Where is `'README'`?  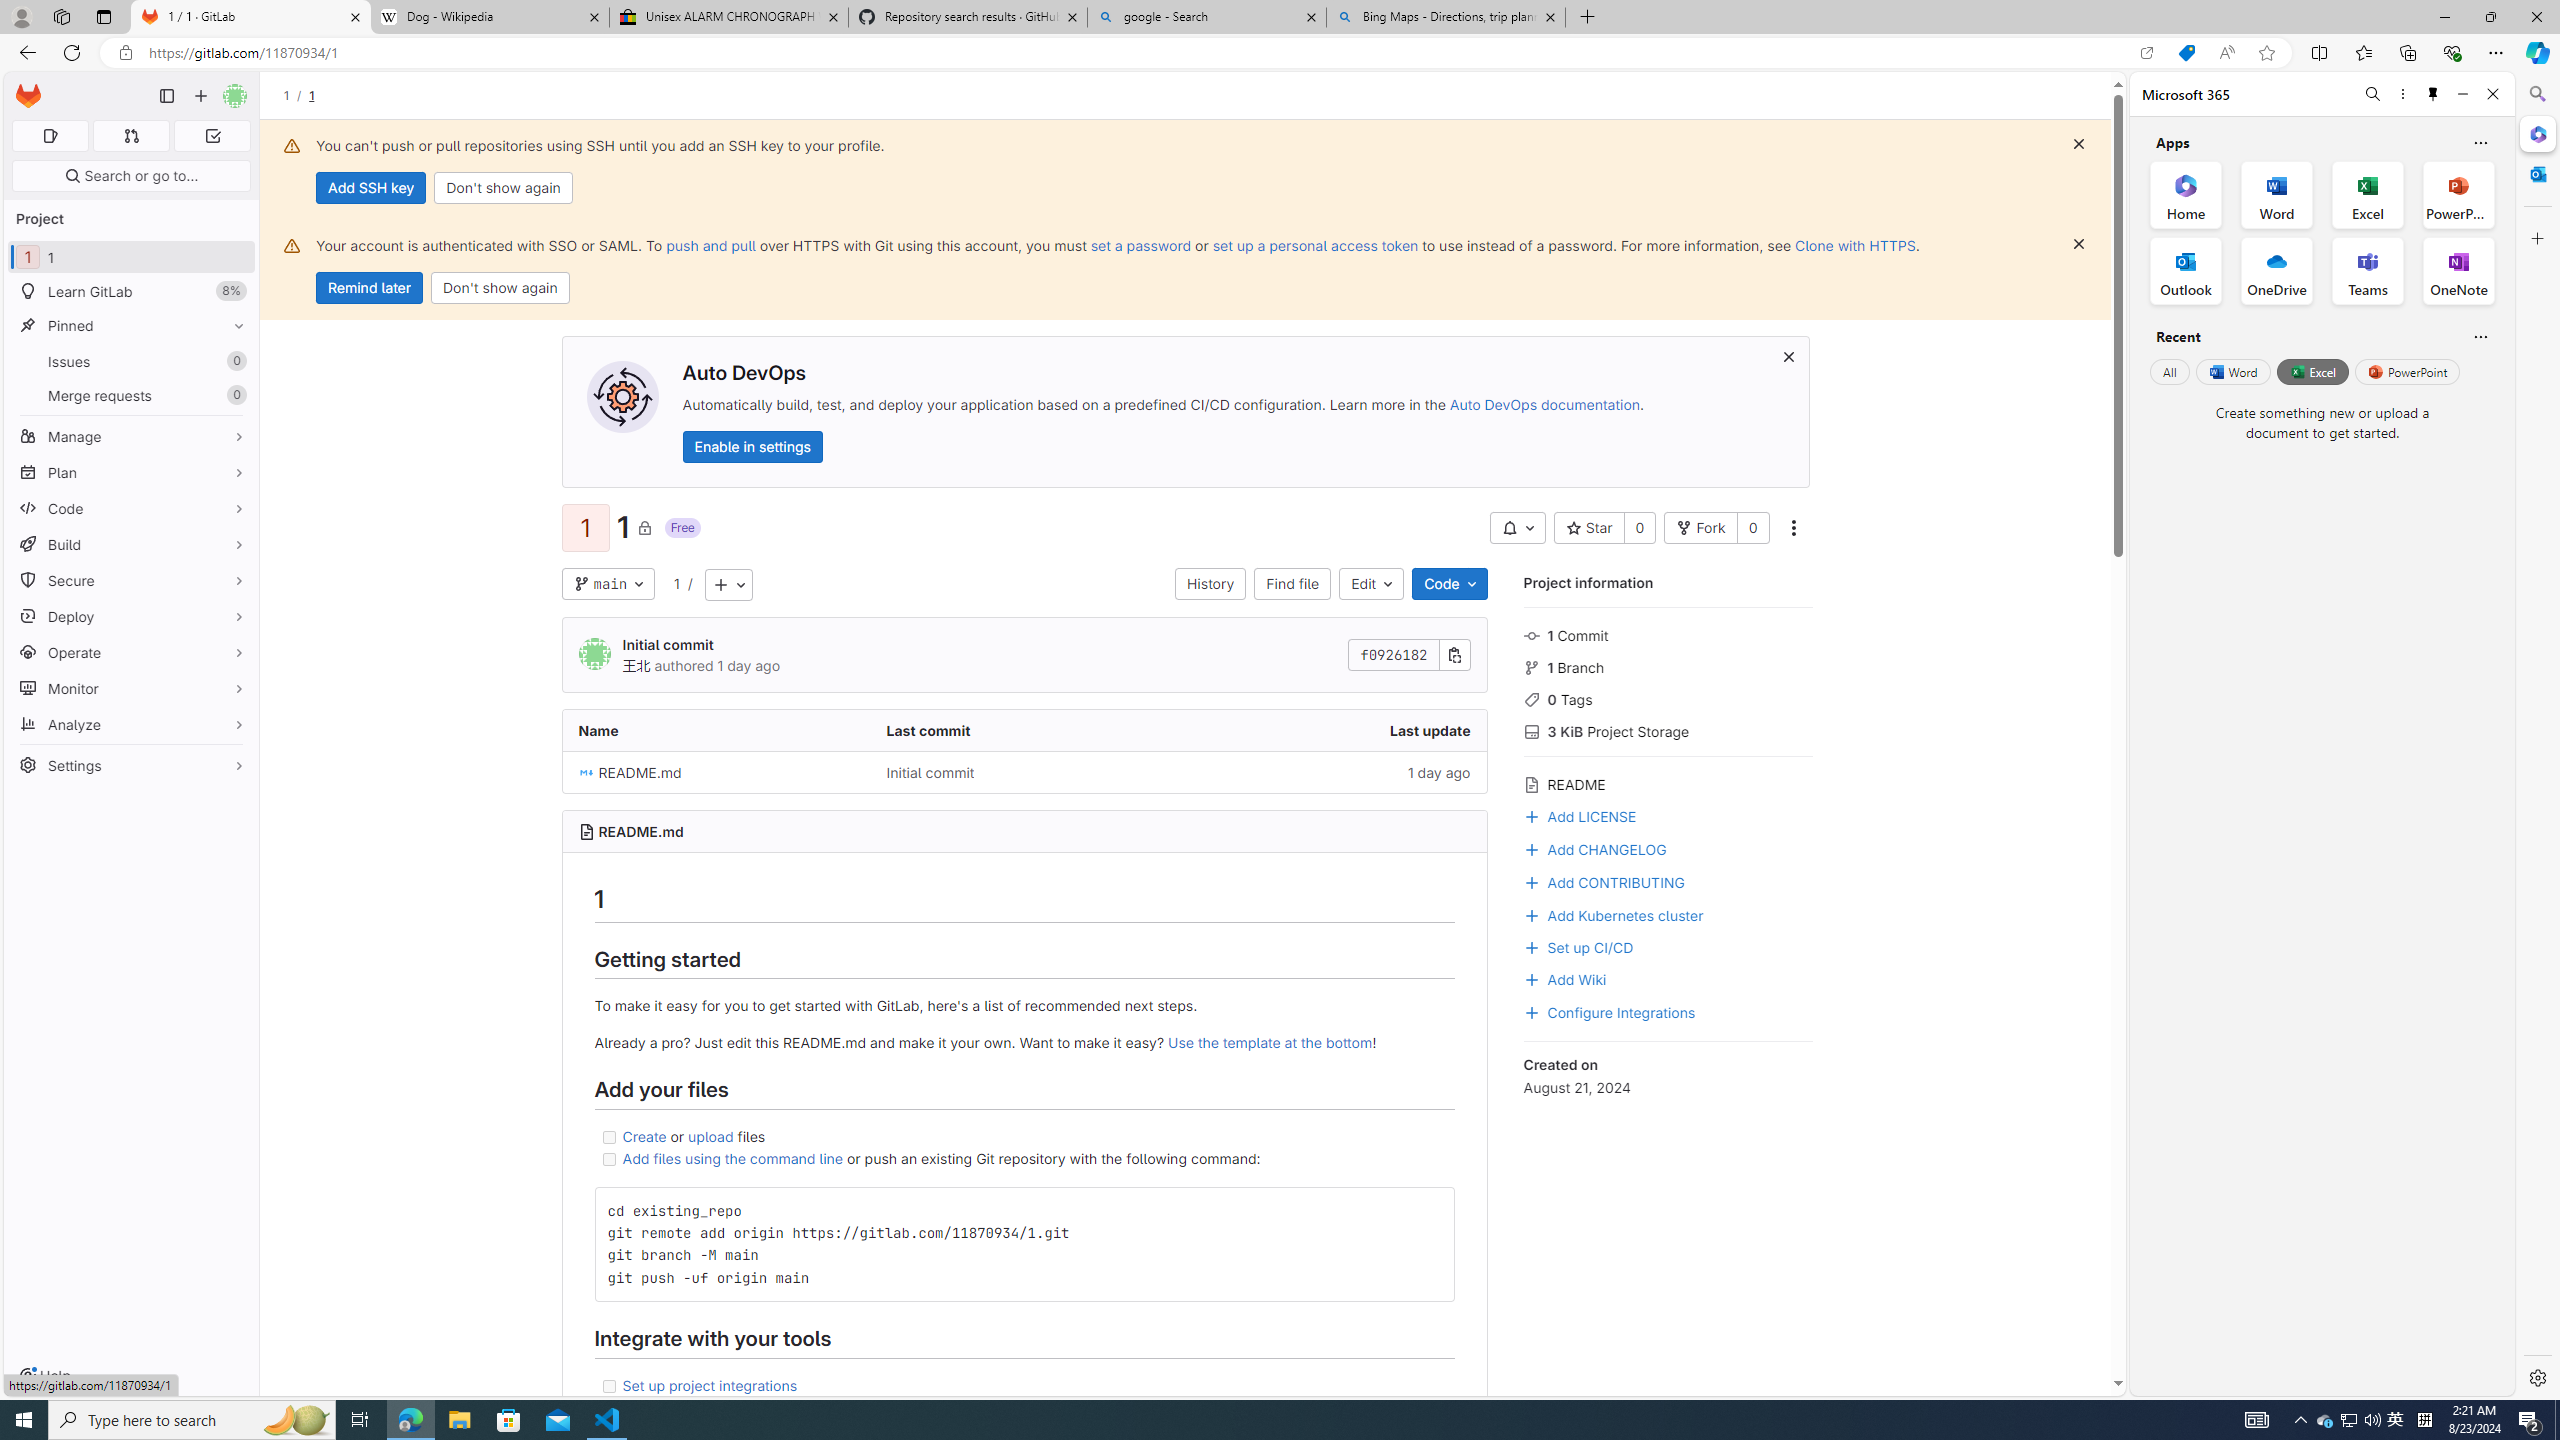
'README' is located at coordinates (1667, 781).